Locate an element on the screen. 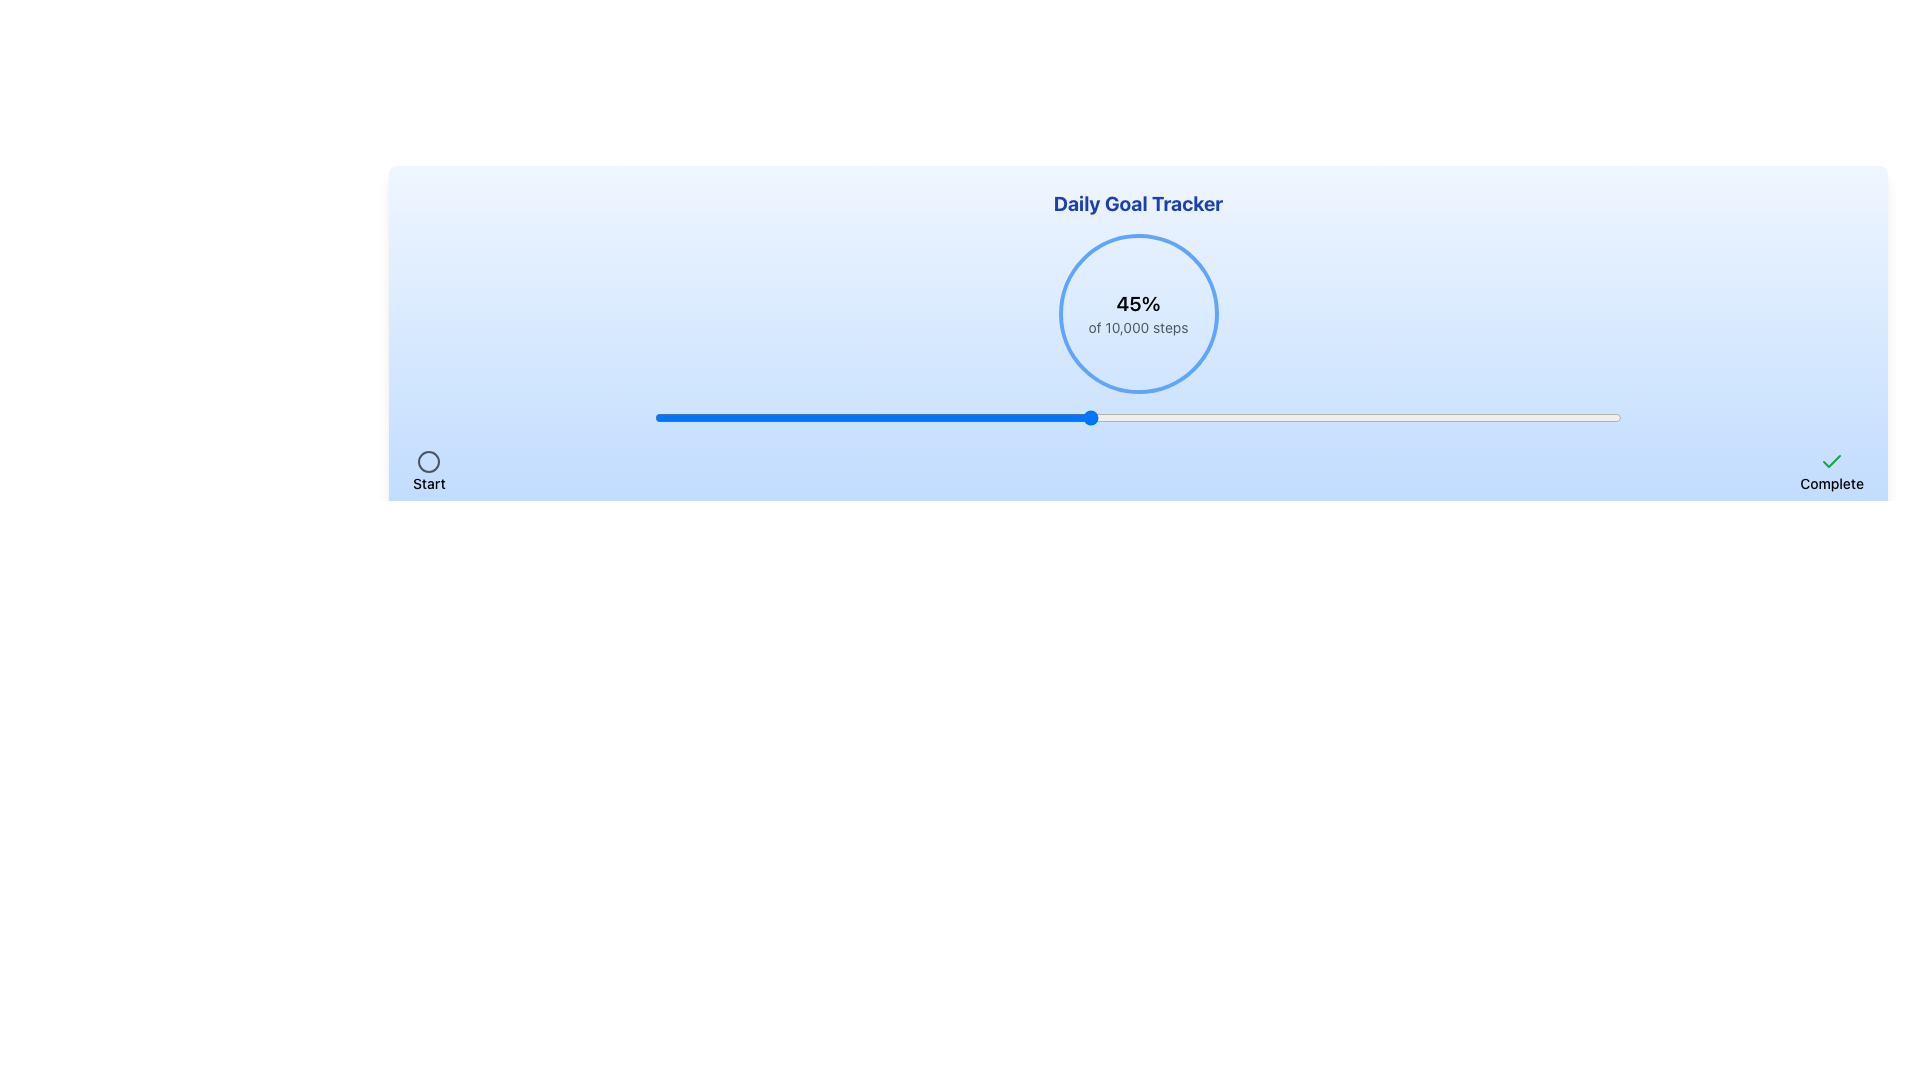  the informational text label that displays the current progress percentage towards a goal, which is centrally located within a circular graphical indicator is located at coordinates (1138, 304).